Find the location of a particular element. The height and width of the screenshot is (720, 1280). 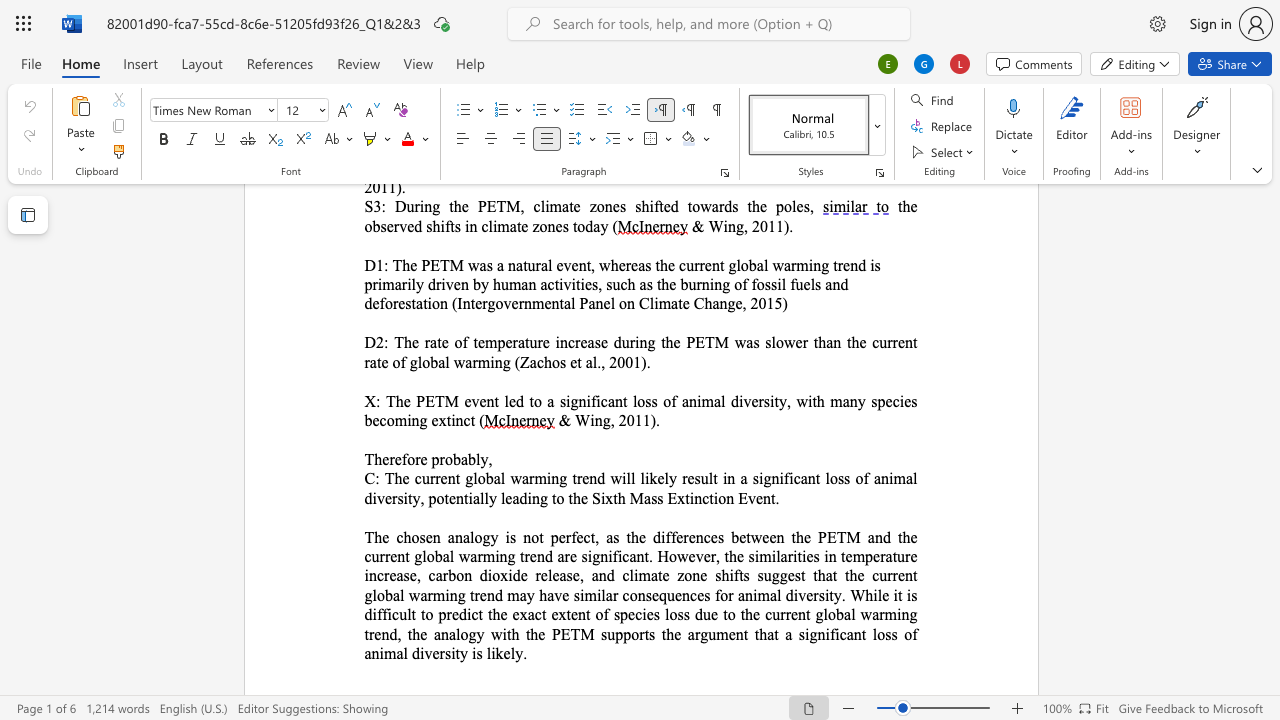

the 1th character "r" in the text is located at coordinates (392, 459).